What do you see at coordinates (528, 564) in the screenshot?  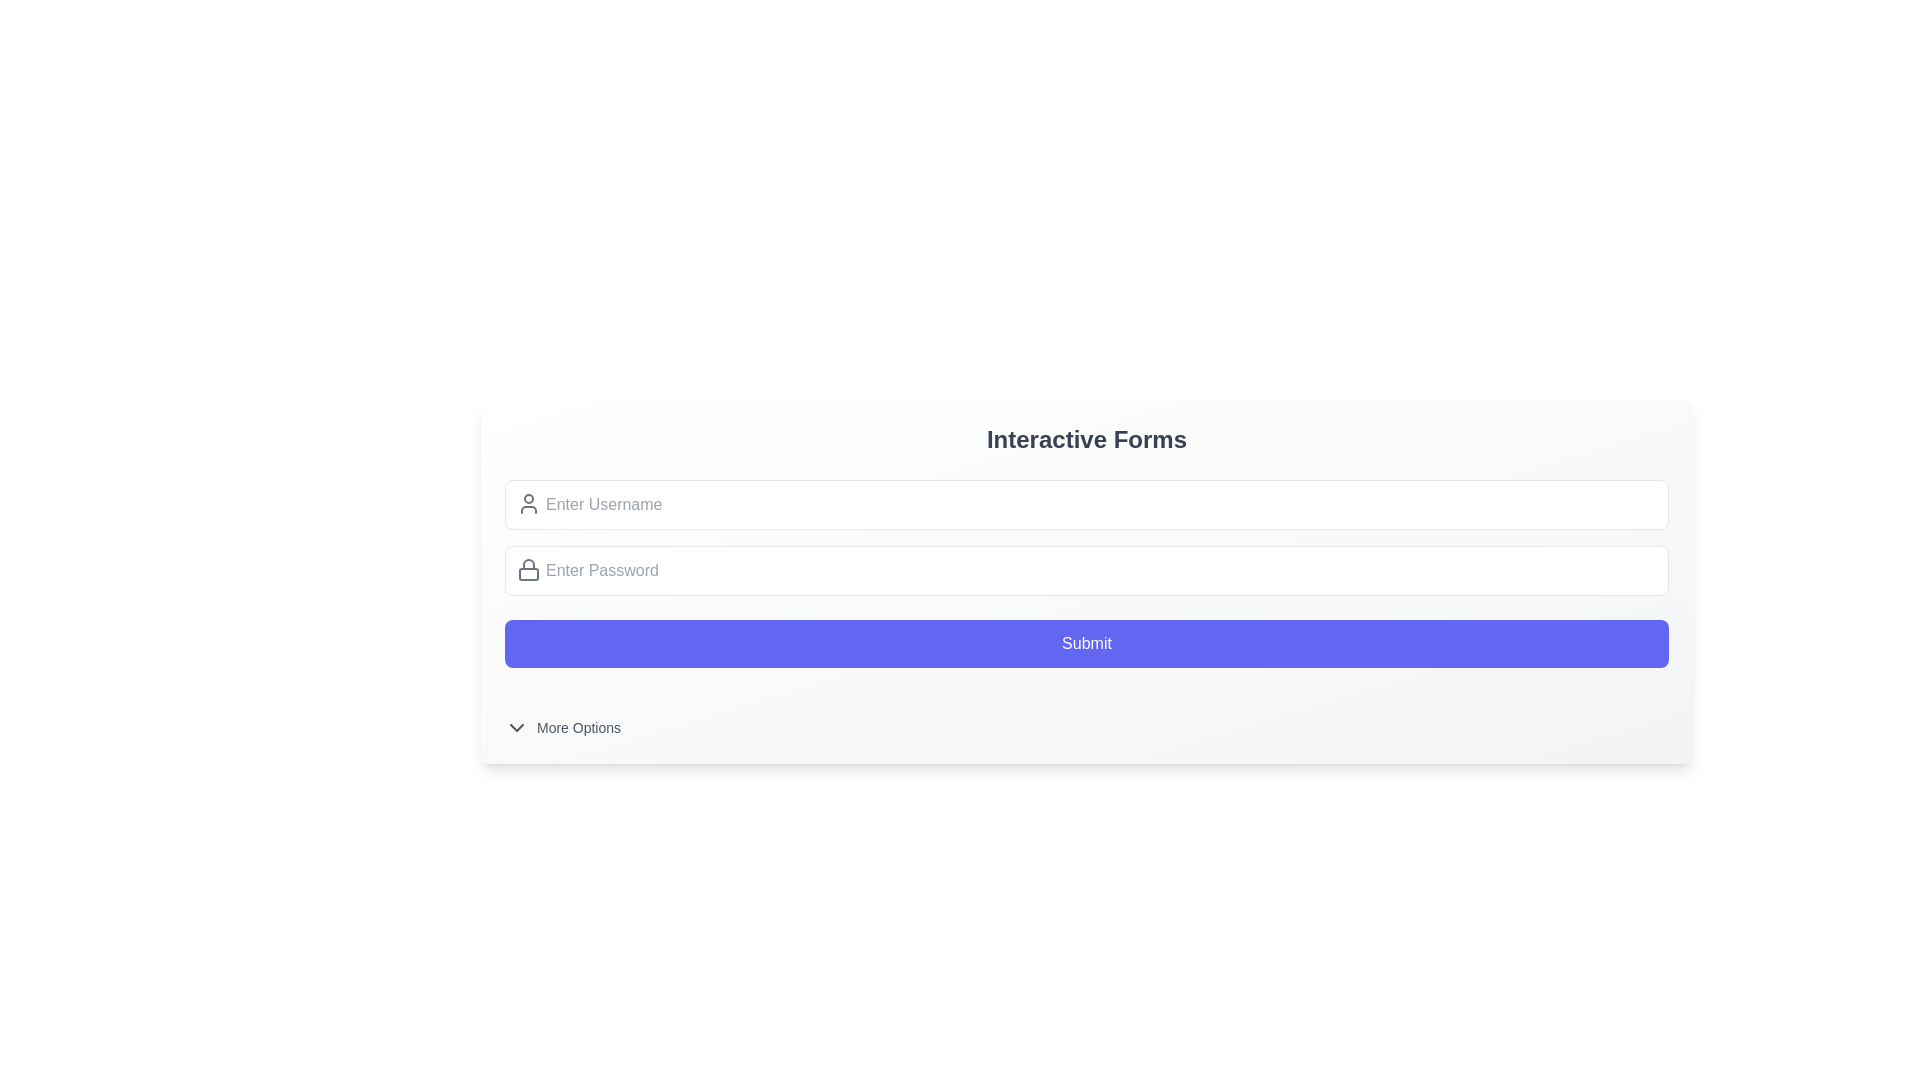 I see `the top curved portion of the lock icon within the password input field, which is styled with a gray outline and appears in the top left corner` at bounding box center [528, 564].